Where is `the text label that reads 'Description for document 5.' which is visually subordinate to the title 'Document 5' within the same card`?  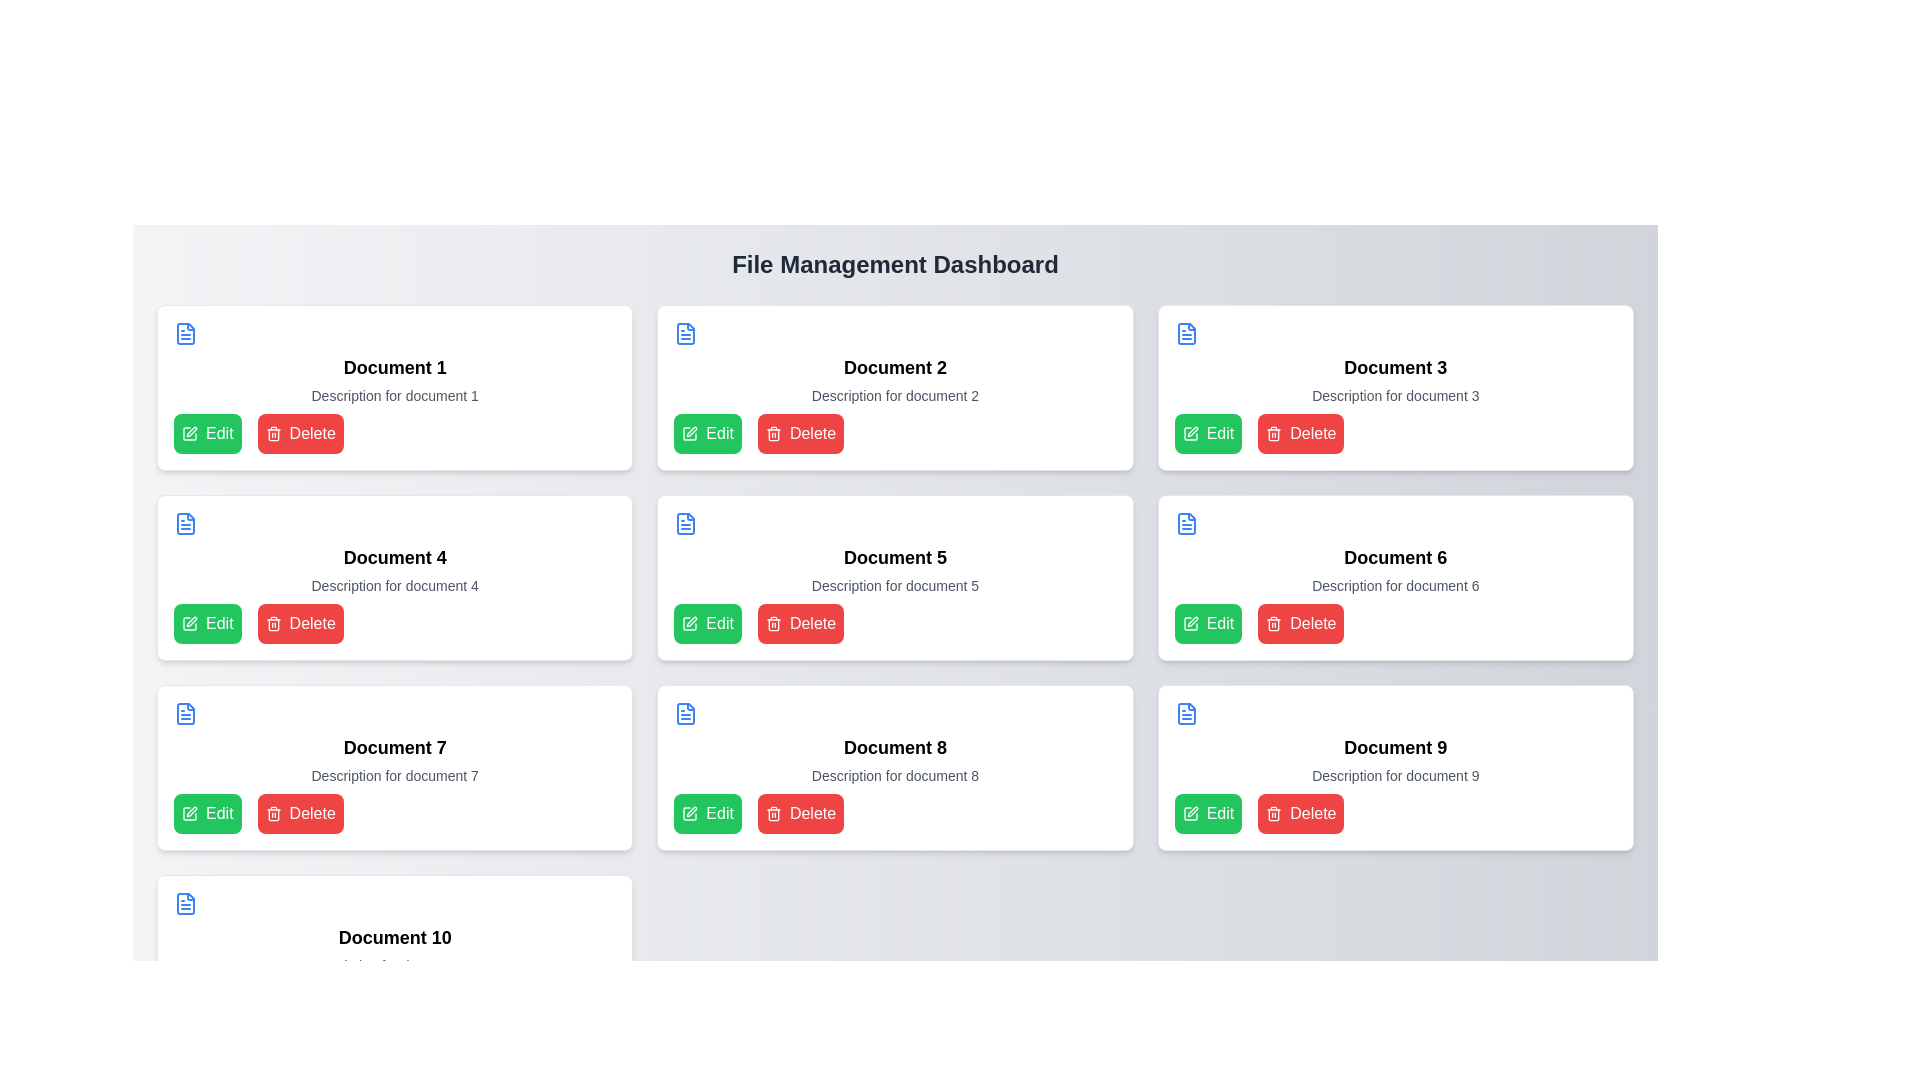 the text label that reads 'Description for document 5.' which is visually subordinate to the title 'Document 5' within the same card is located at coordinates (894, 585).